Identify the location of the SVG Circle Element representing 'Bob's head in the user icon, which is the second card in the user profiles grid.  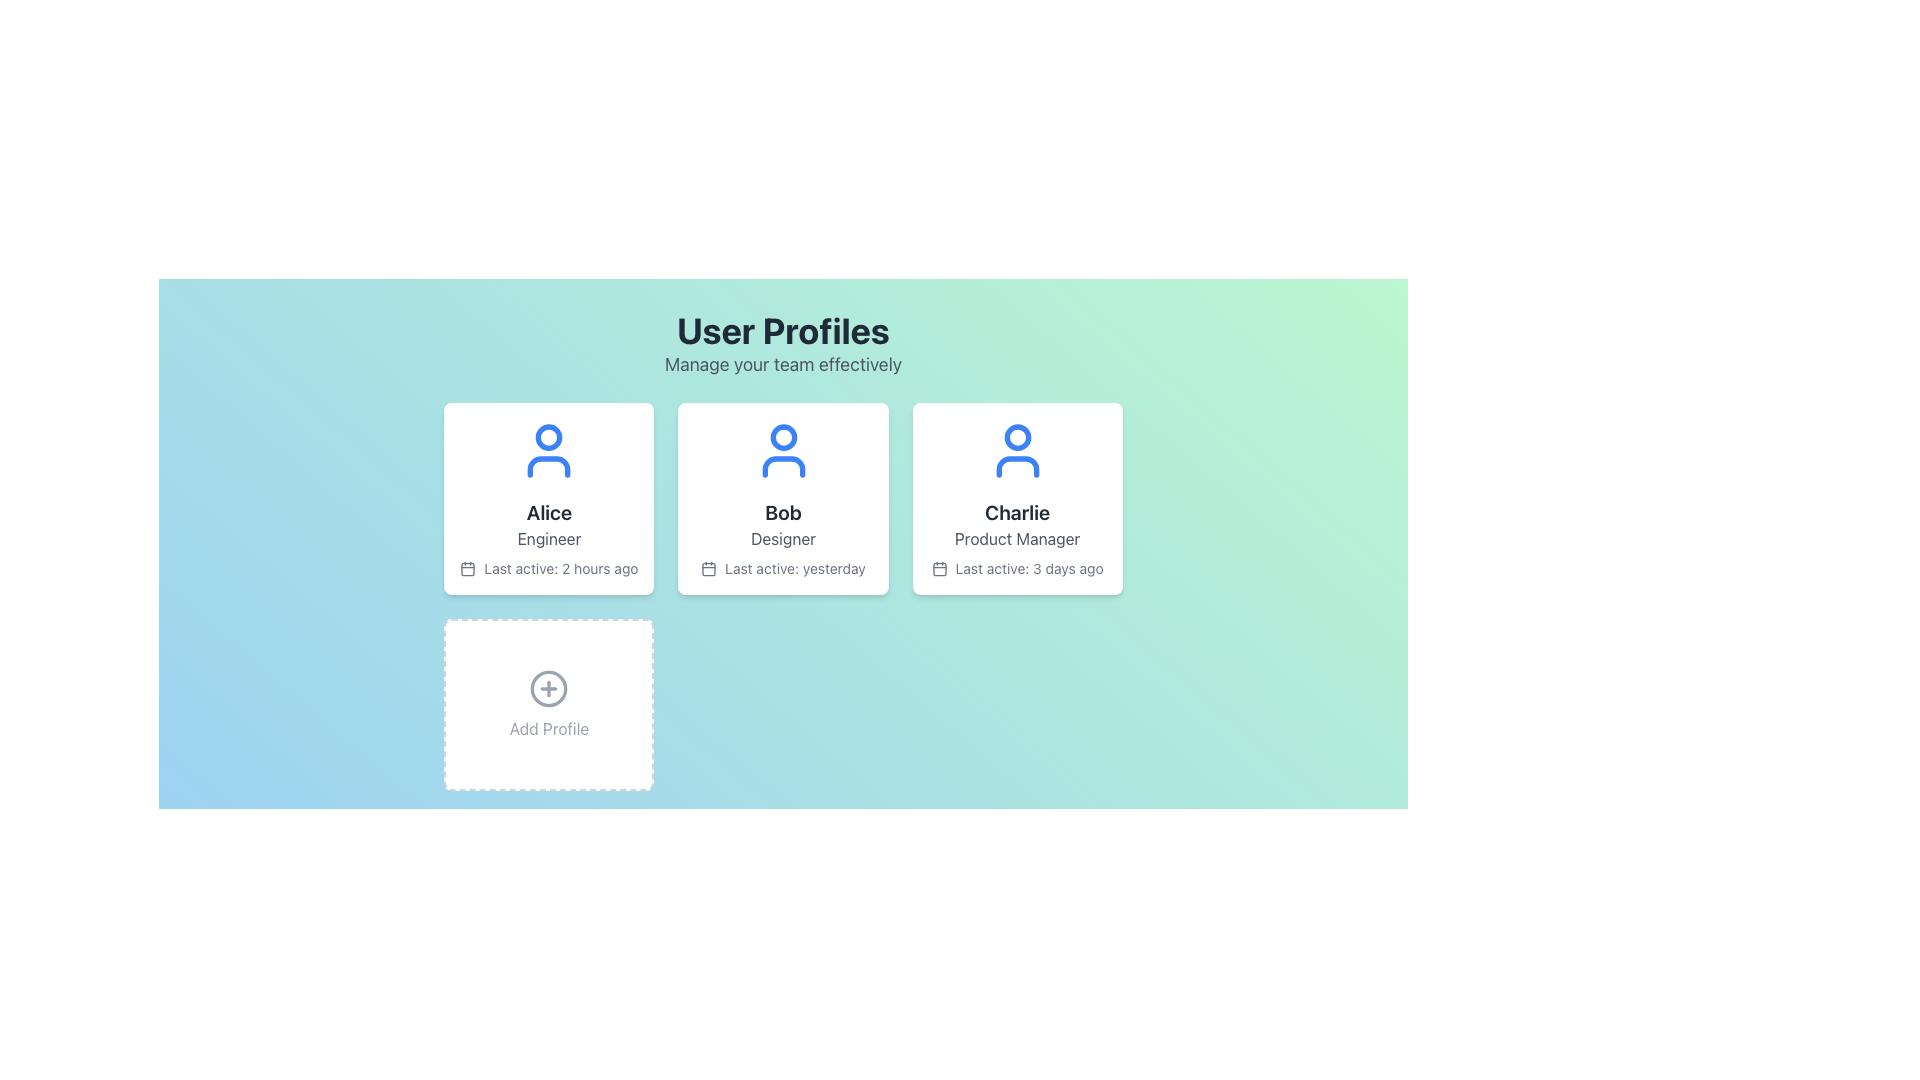
(782, 436).